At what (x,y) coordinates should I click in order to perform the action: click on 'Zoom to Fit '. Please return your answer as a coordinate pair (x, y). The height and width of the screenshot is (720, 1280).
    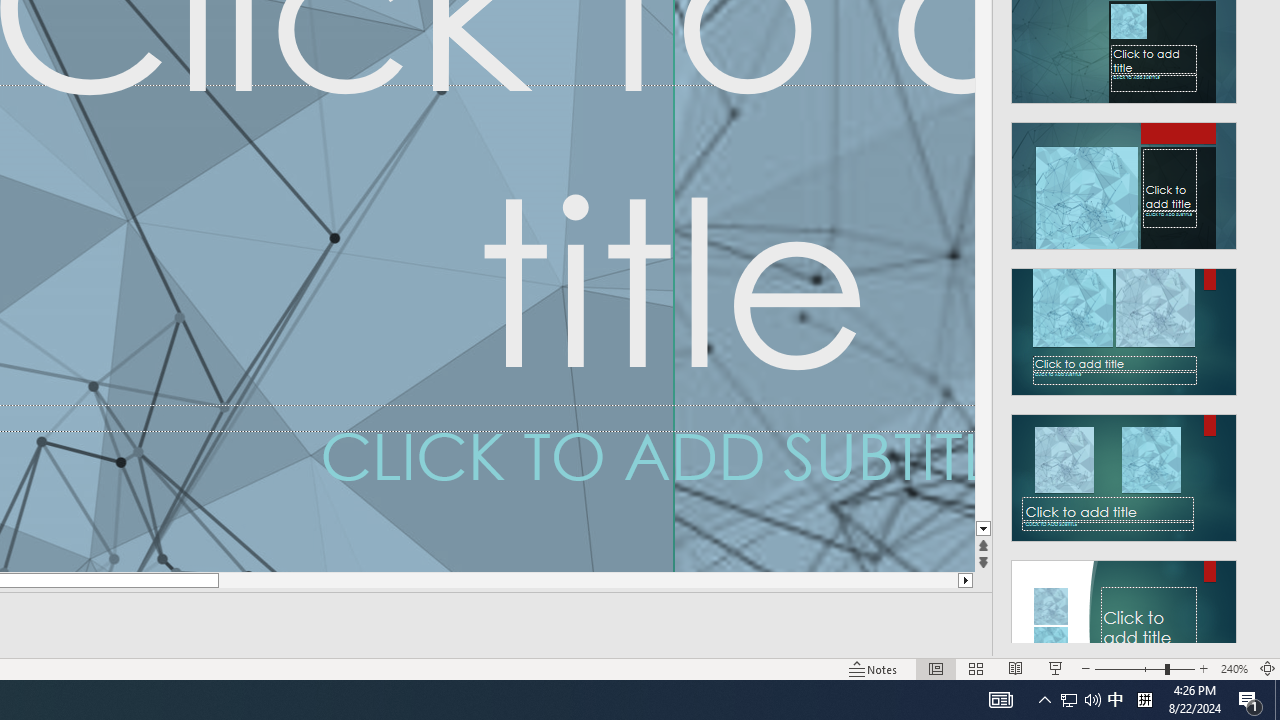
    Looking at the image, I should click on (1266, 669).